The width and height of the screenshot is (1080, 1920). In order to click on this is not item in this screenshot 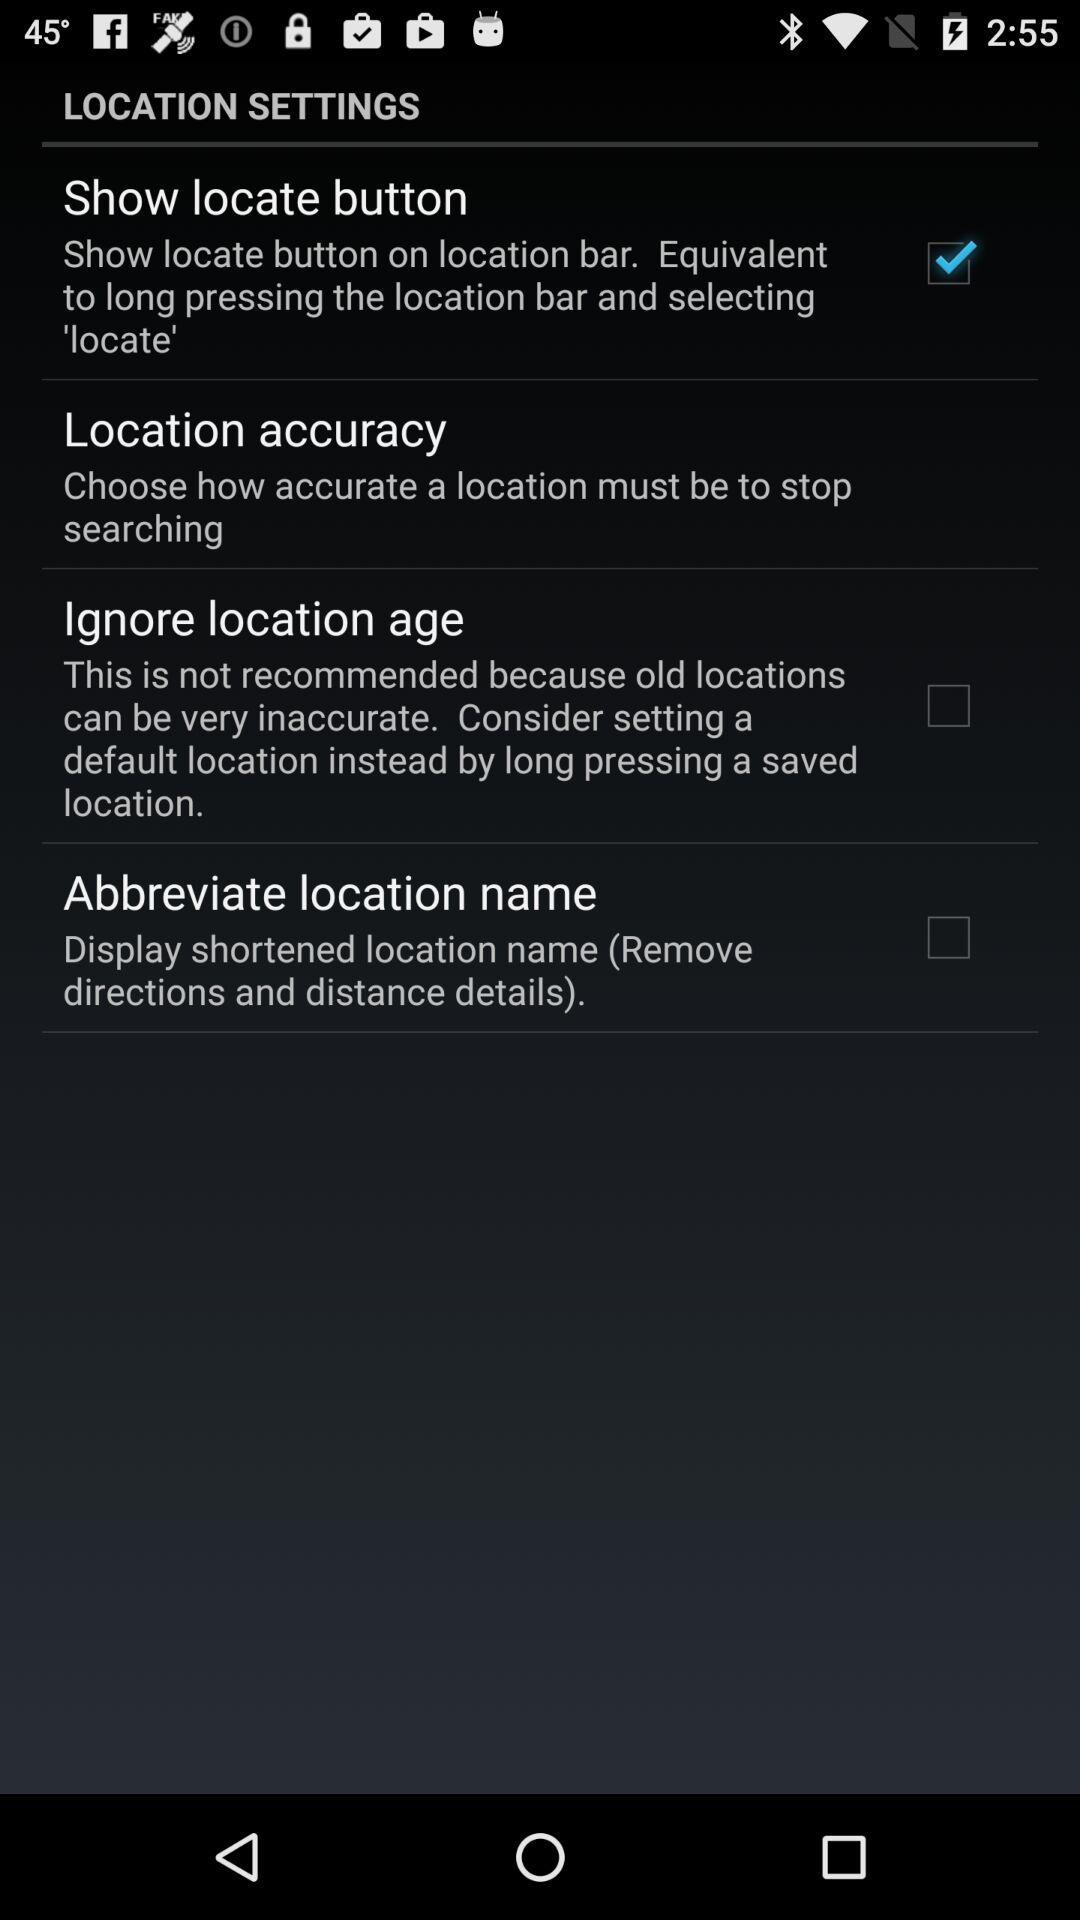, I will do `click(463, 736)`.